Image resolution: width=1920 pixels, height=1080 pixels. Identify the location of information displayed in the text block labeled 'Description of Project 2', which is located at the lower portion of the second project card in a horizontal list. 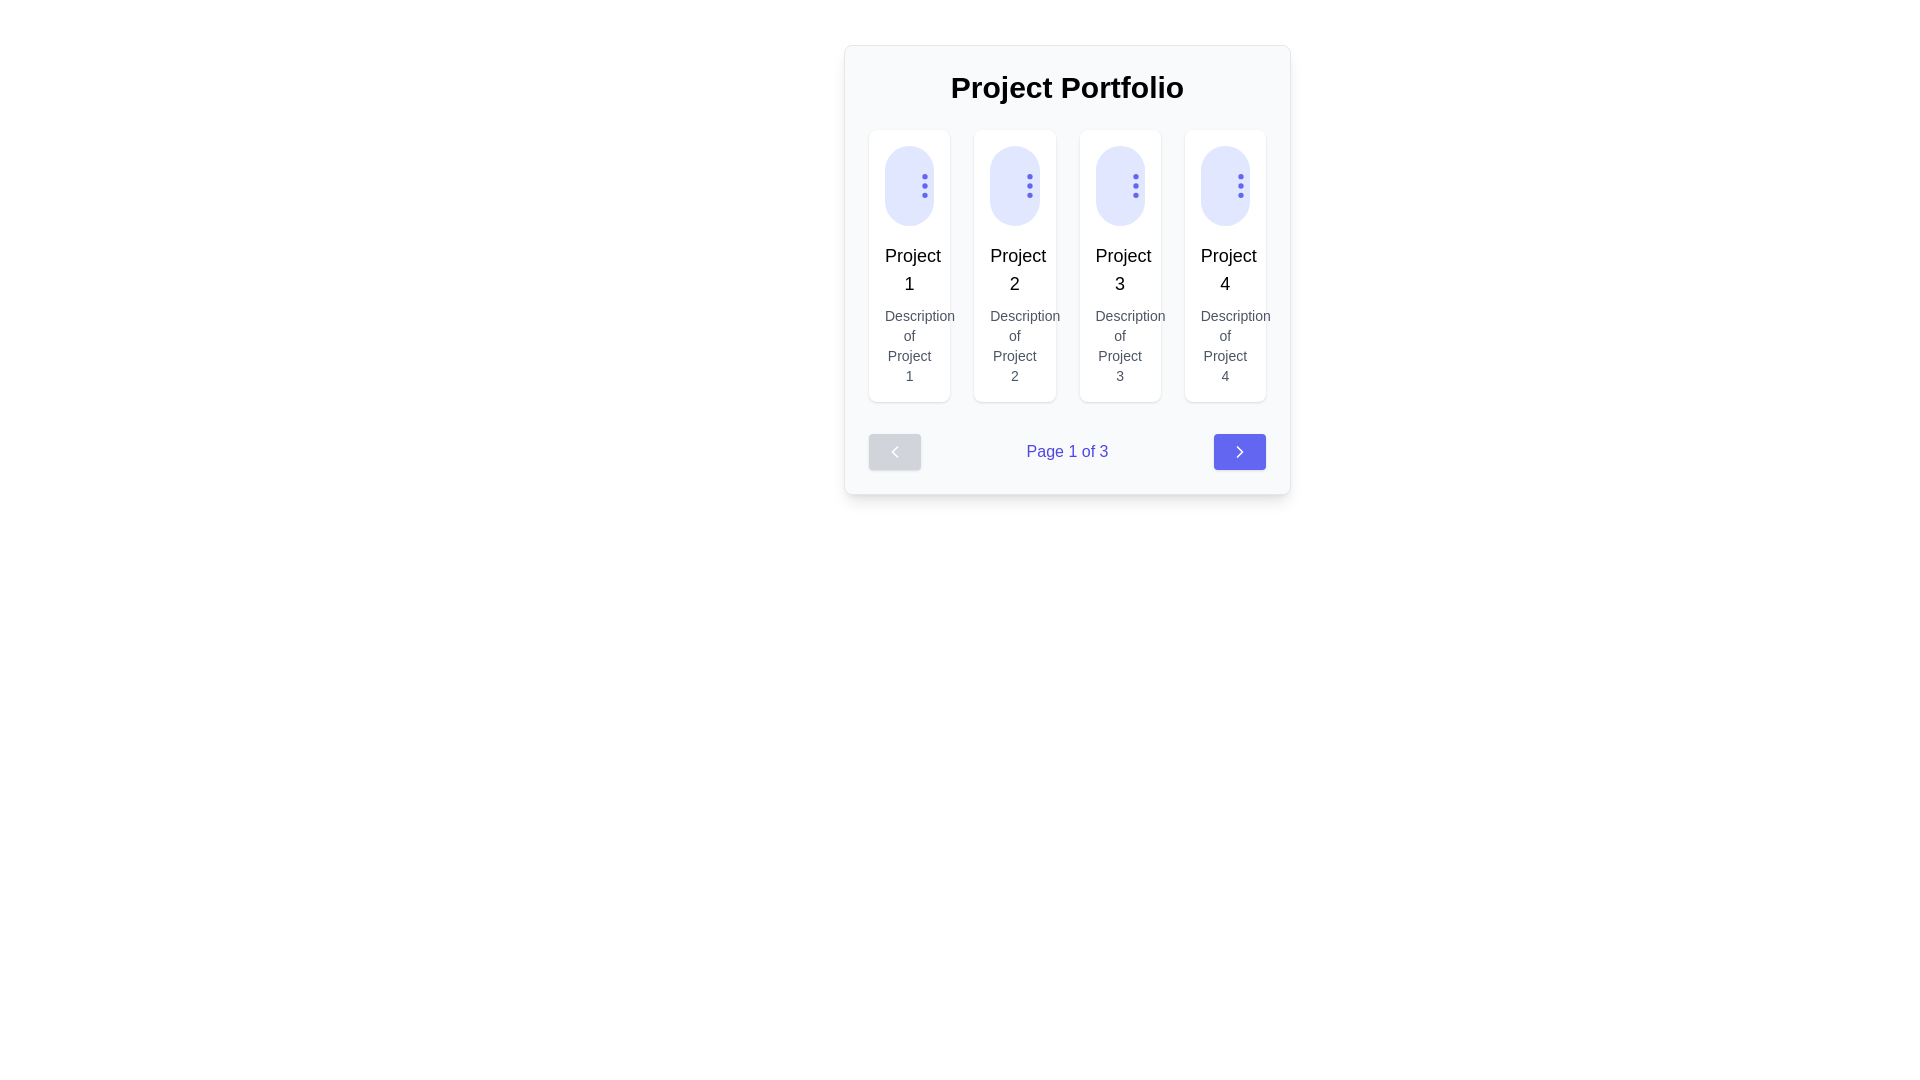
(1014, 345).